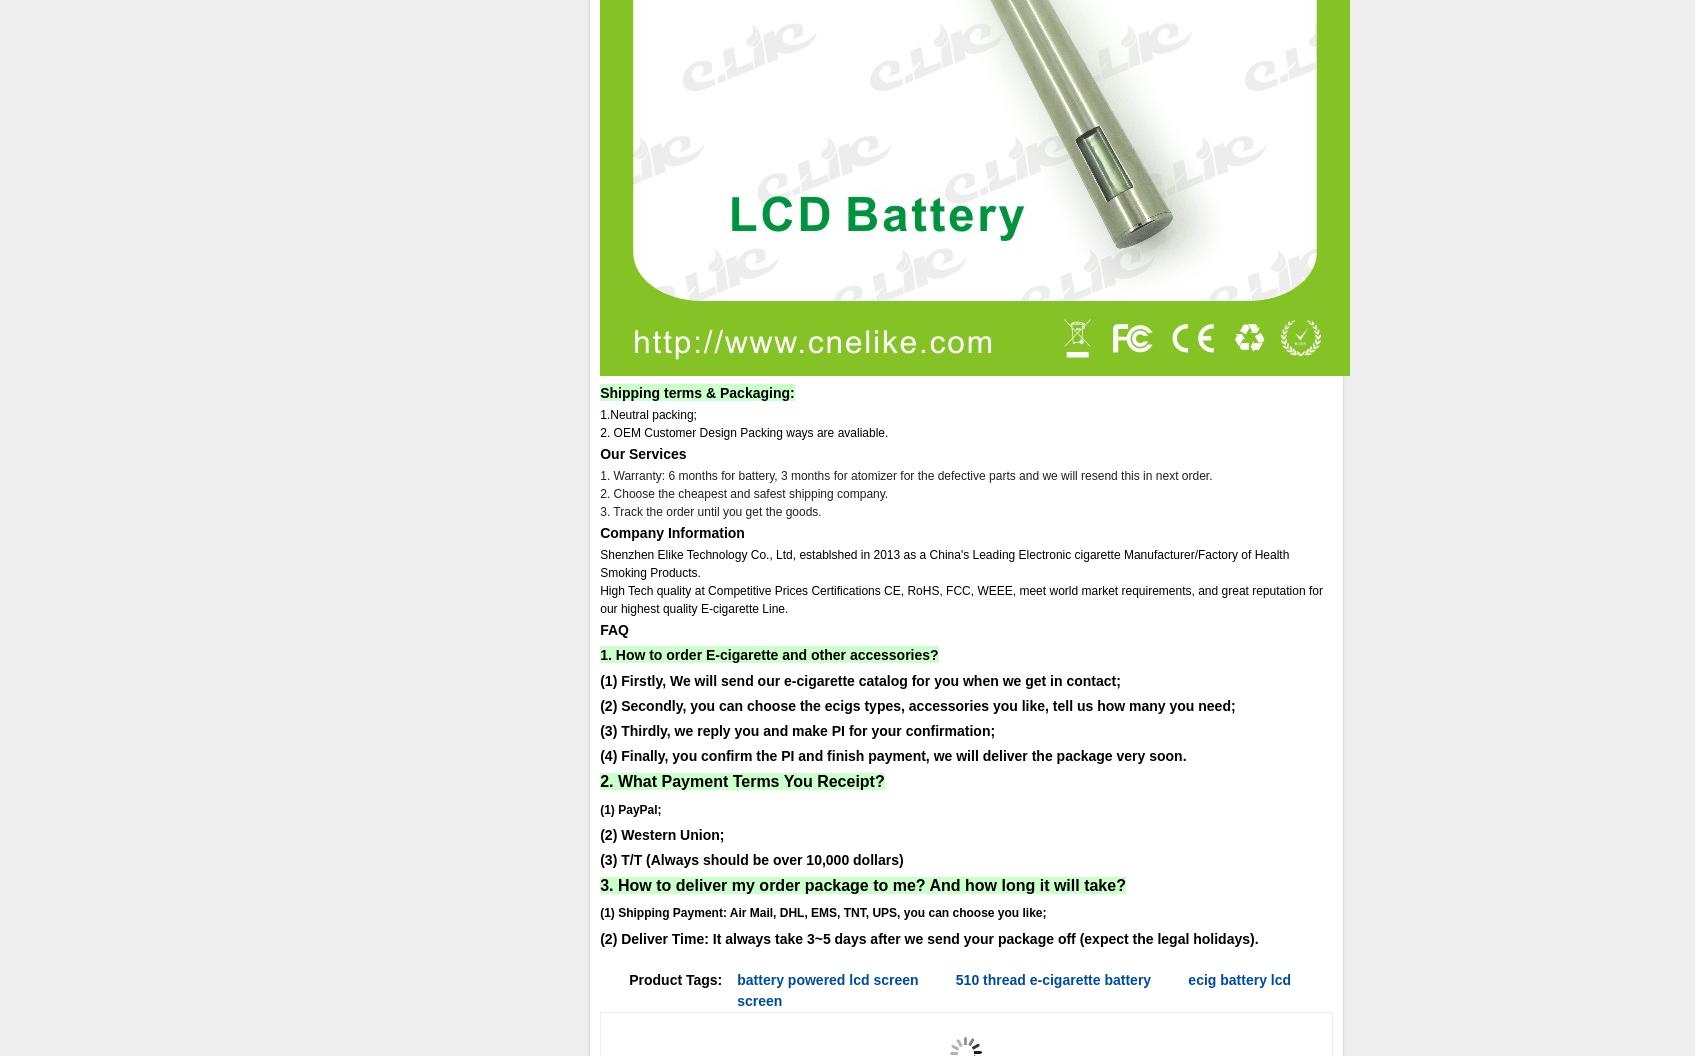 The width and height of the screenshot is (1695, 1056). What do you see at coordinates (944, 564) in the screenshot?
I see `'Shenzhen Elike Technology Co., Ltd, establshed in 2013 as a China's Leading Electronic cigarette Manufacturer/Factory of Health Smoking Products.'` at bounding box center [944, 564].